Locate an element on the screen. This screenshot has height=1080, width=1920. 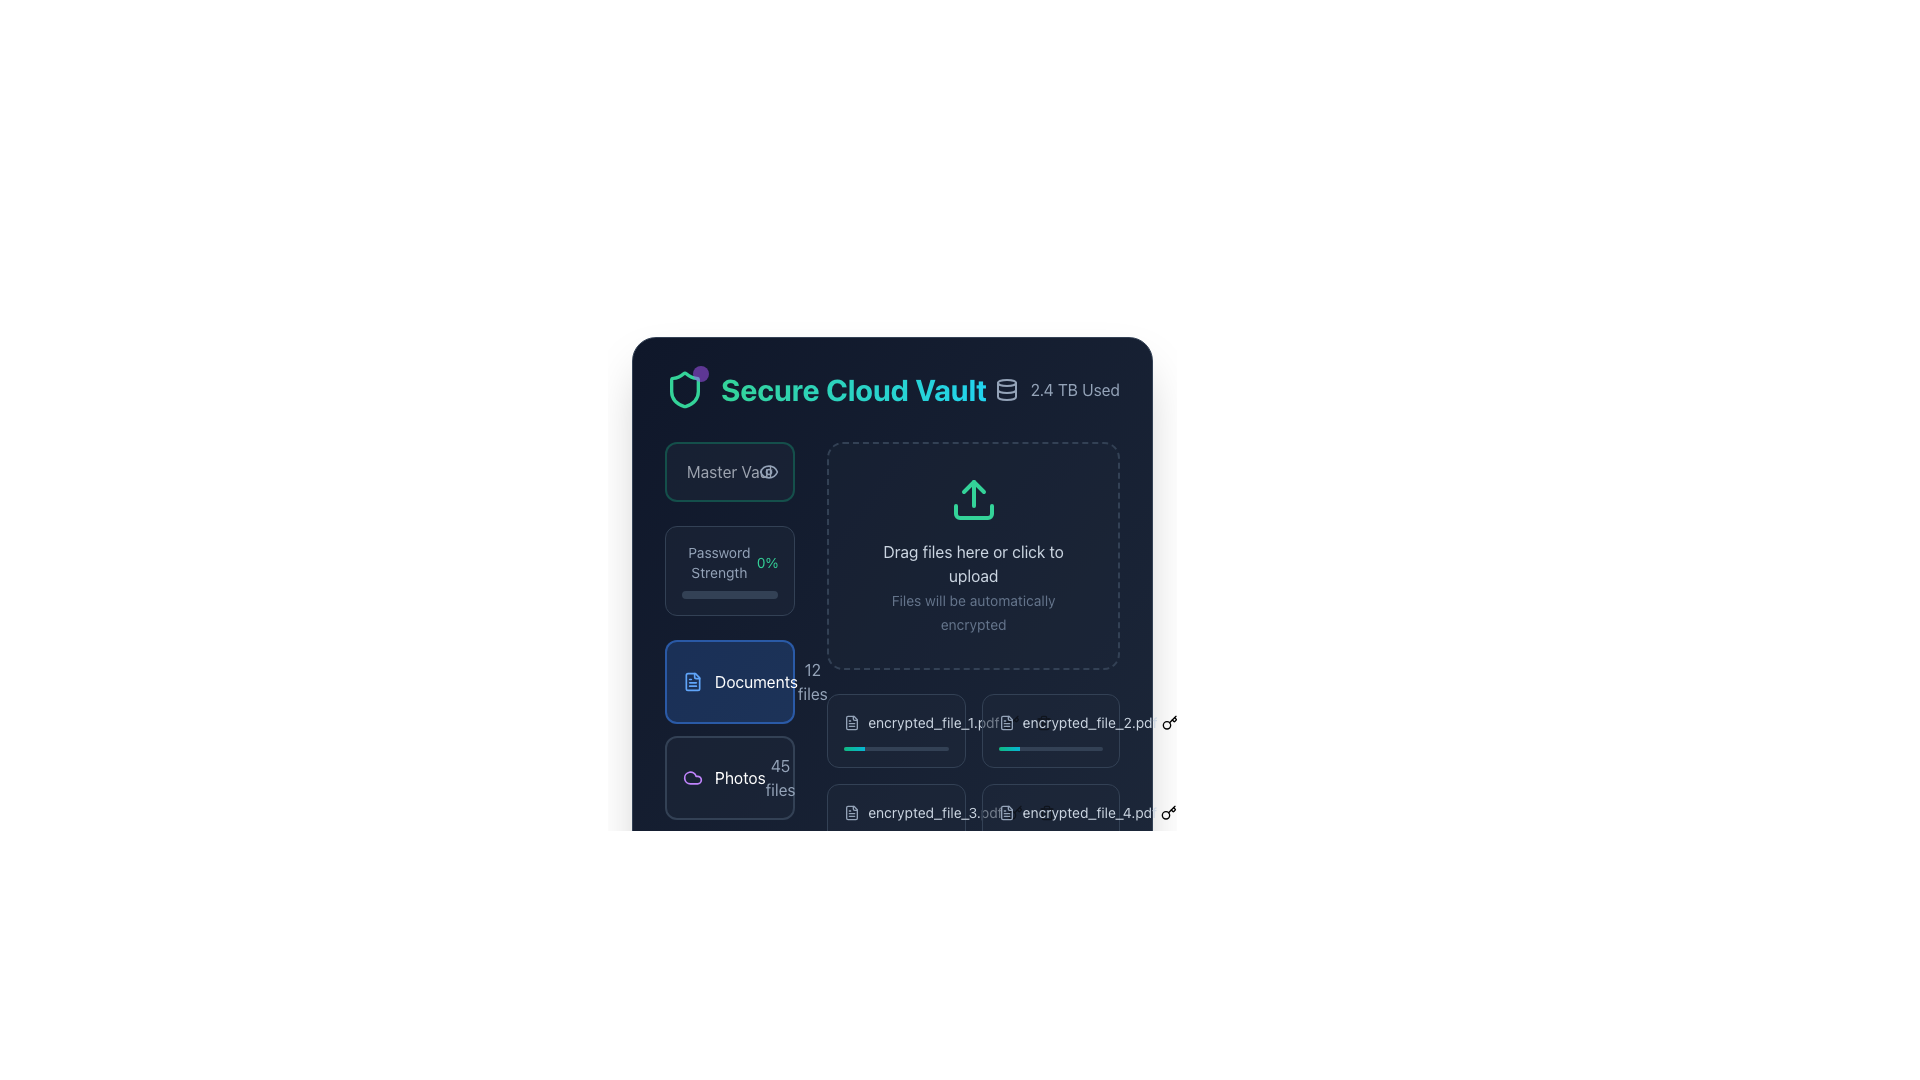
the trash can icon button located on the right side of the file entry labeled 'encrypted_file_2.pdf' is located at coordinates (1042, 722).